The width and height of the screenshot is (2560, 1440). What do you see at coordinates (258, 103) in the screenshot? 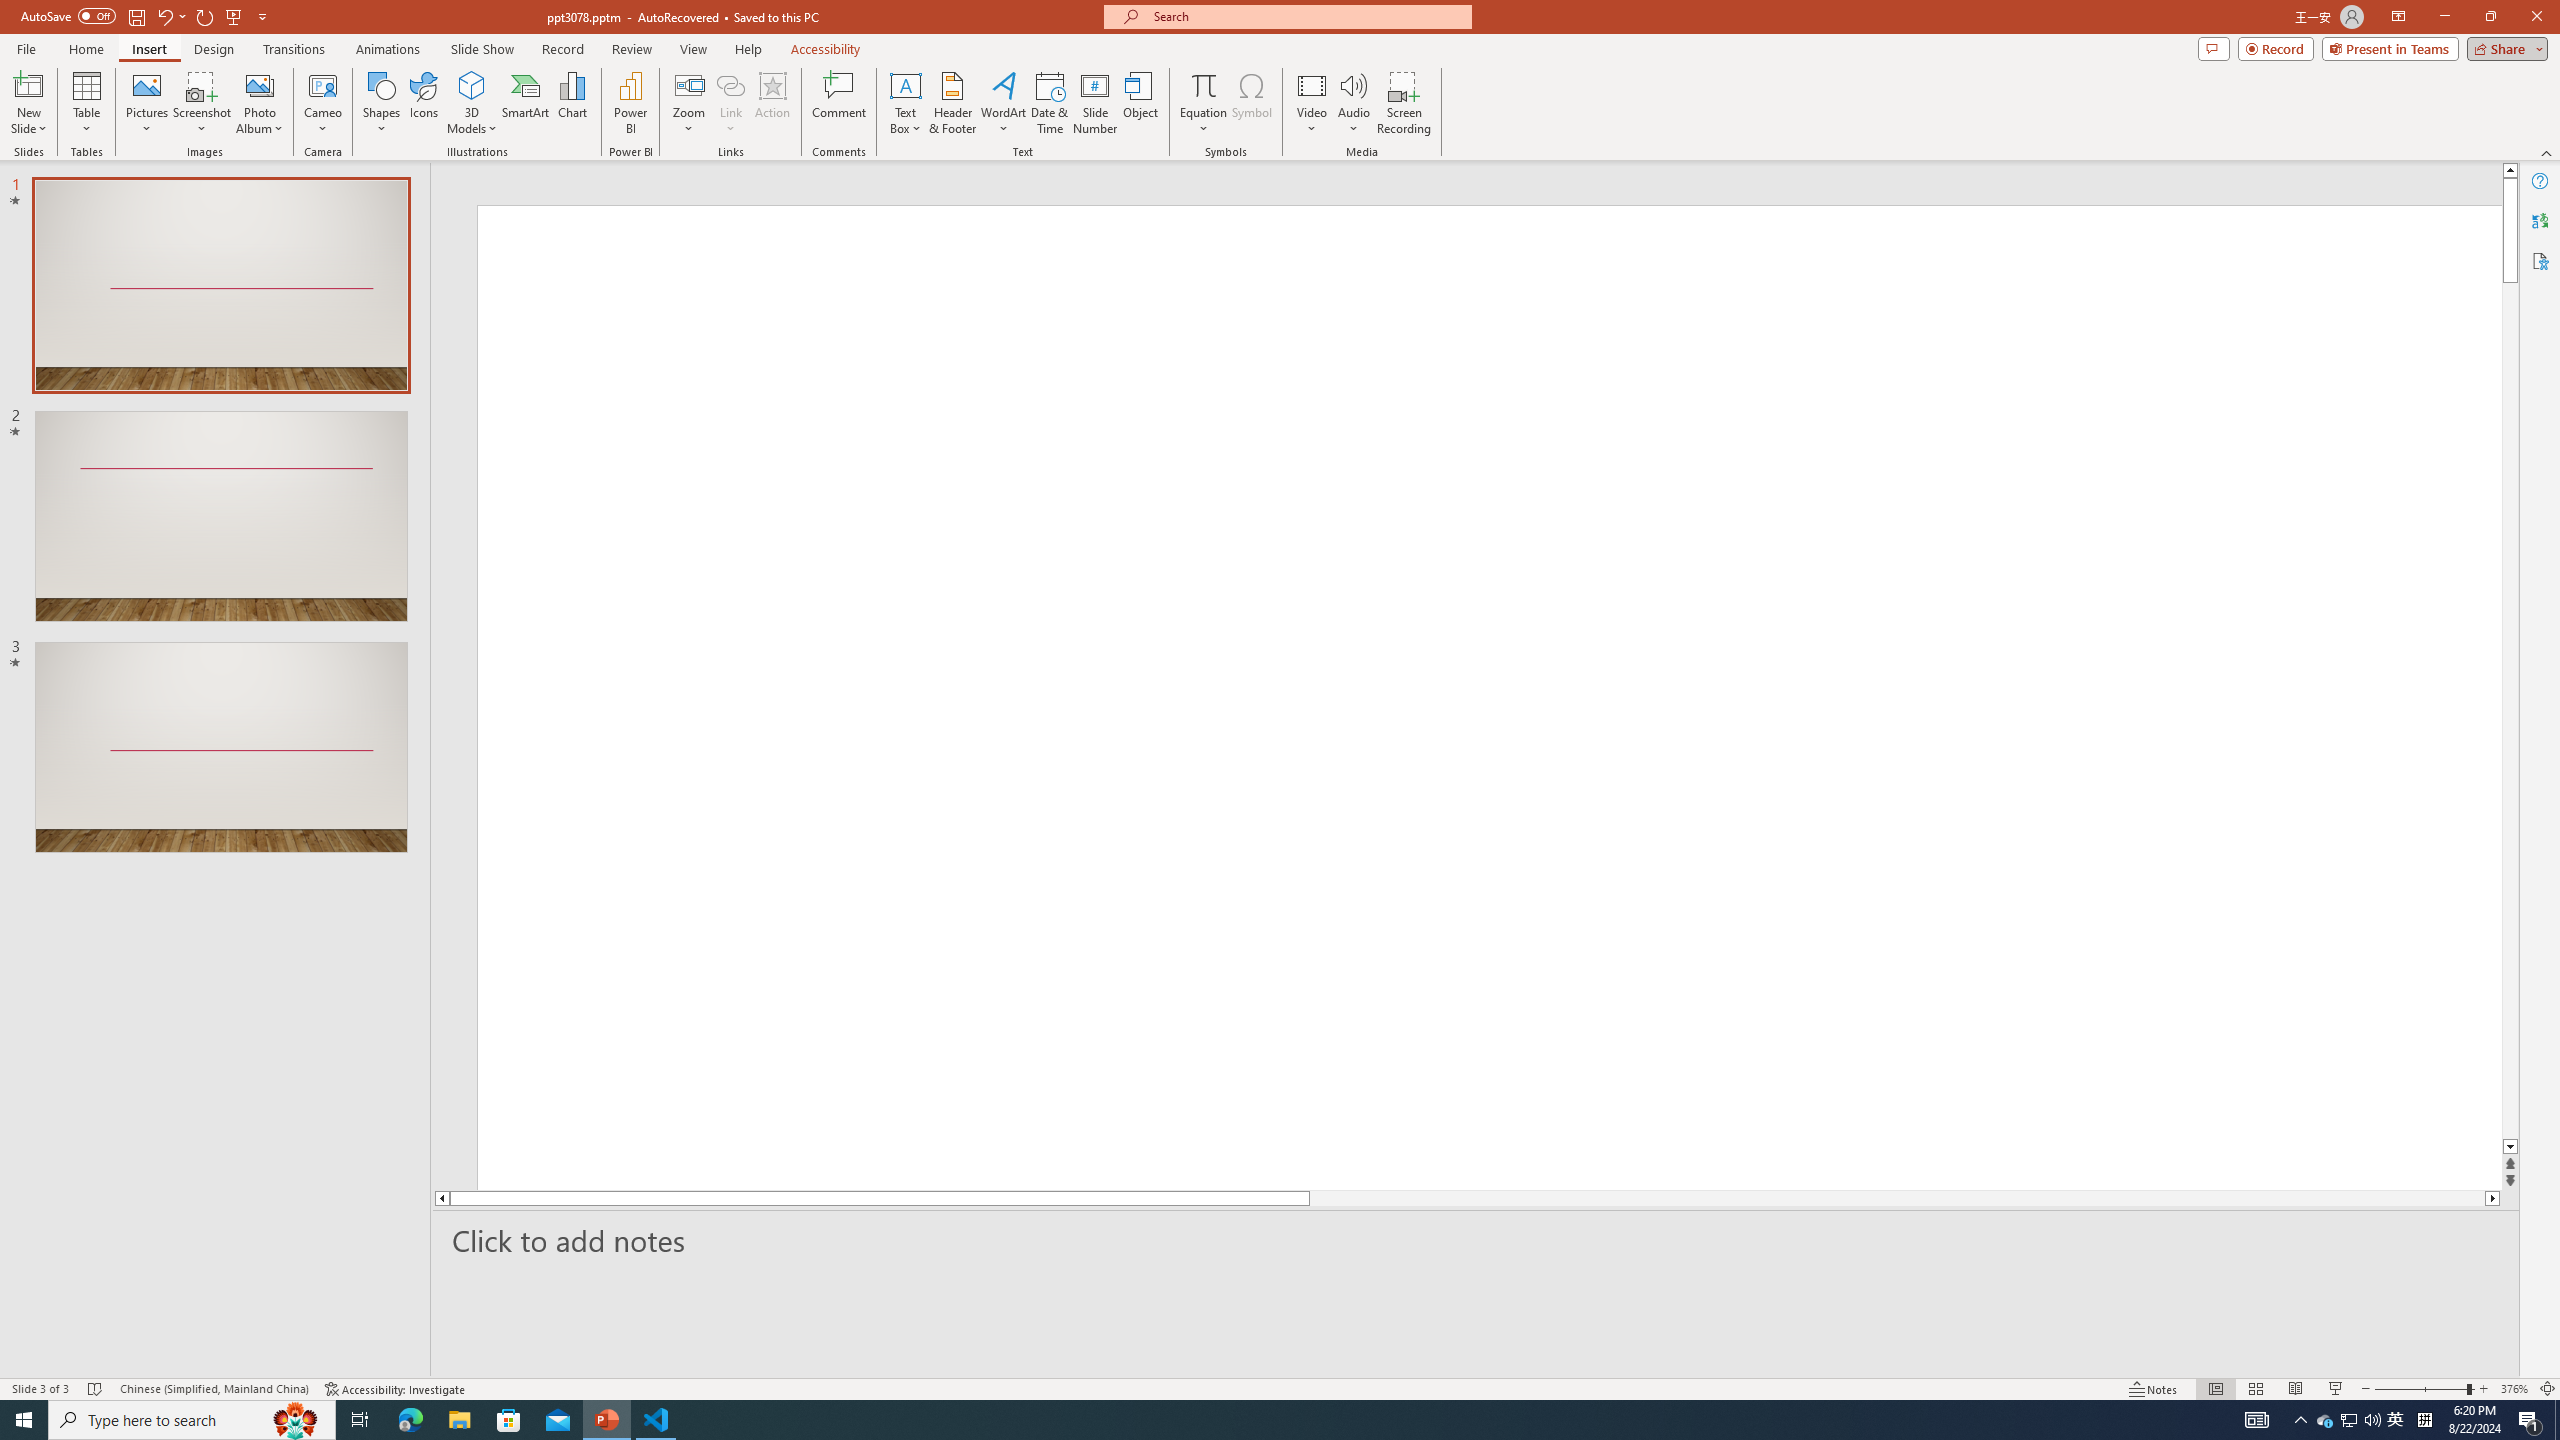
I see `'Photo Album...'` at bounding box center [258, 103].